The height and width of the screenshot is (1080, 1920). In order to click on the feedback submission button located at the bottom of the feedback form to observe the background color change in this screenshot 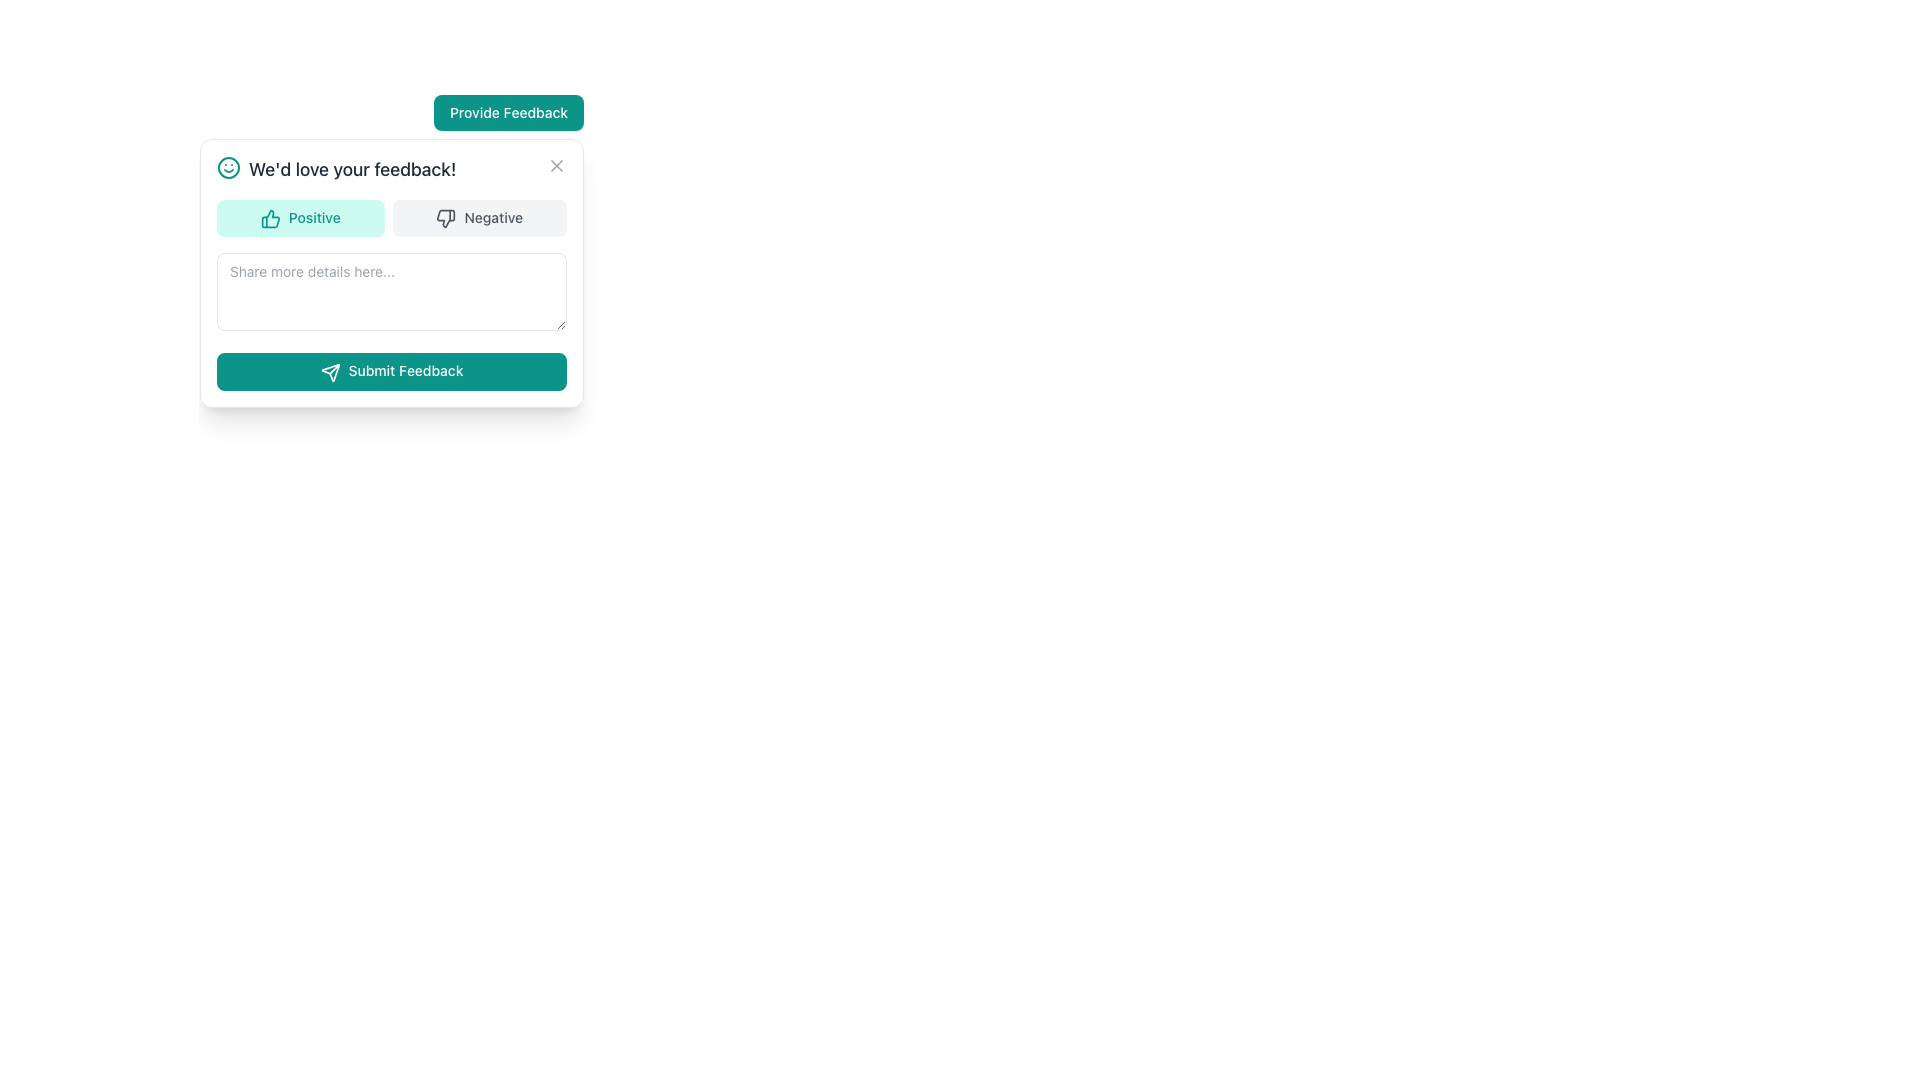, I will do `click(392, 370)`.